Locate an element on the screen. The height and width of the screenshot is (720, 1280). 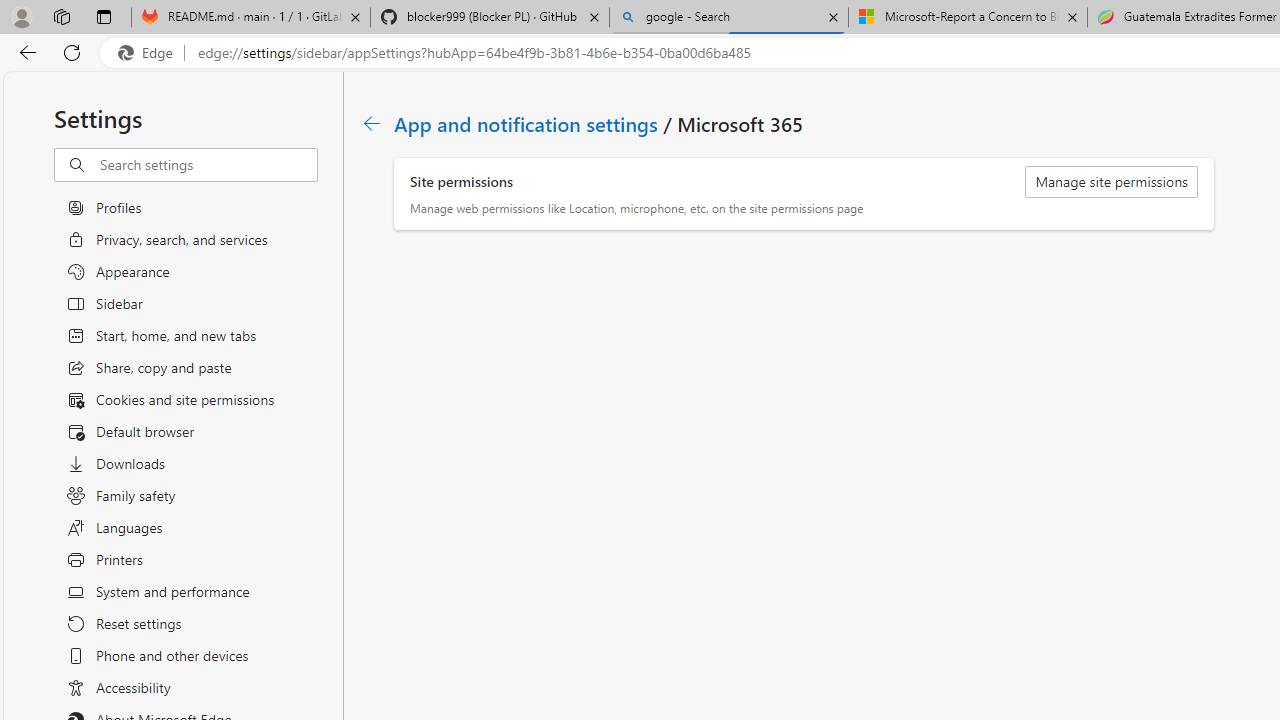
'Edge' is located at coordinates (149, 52).